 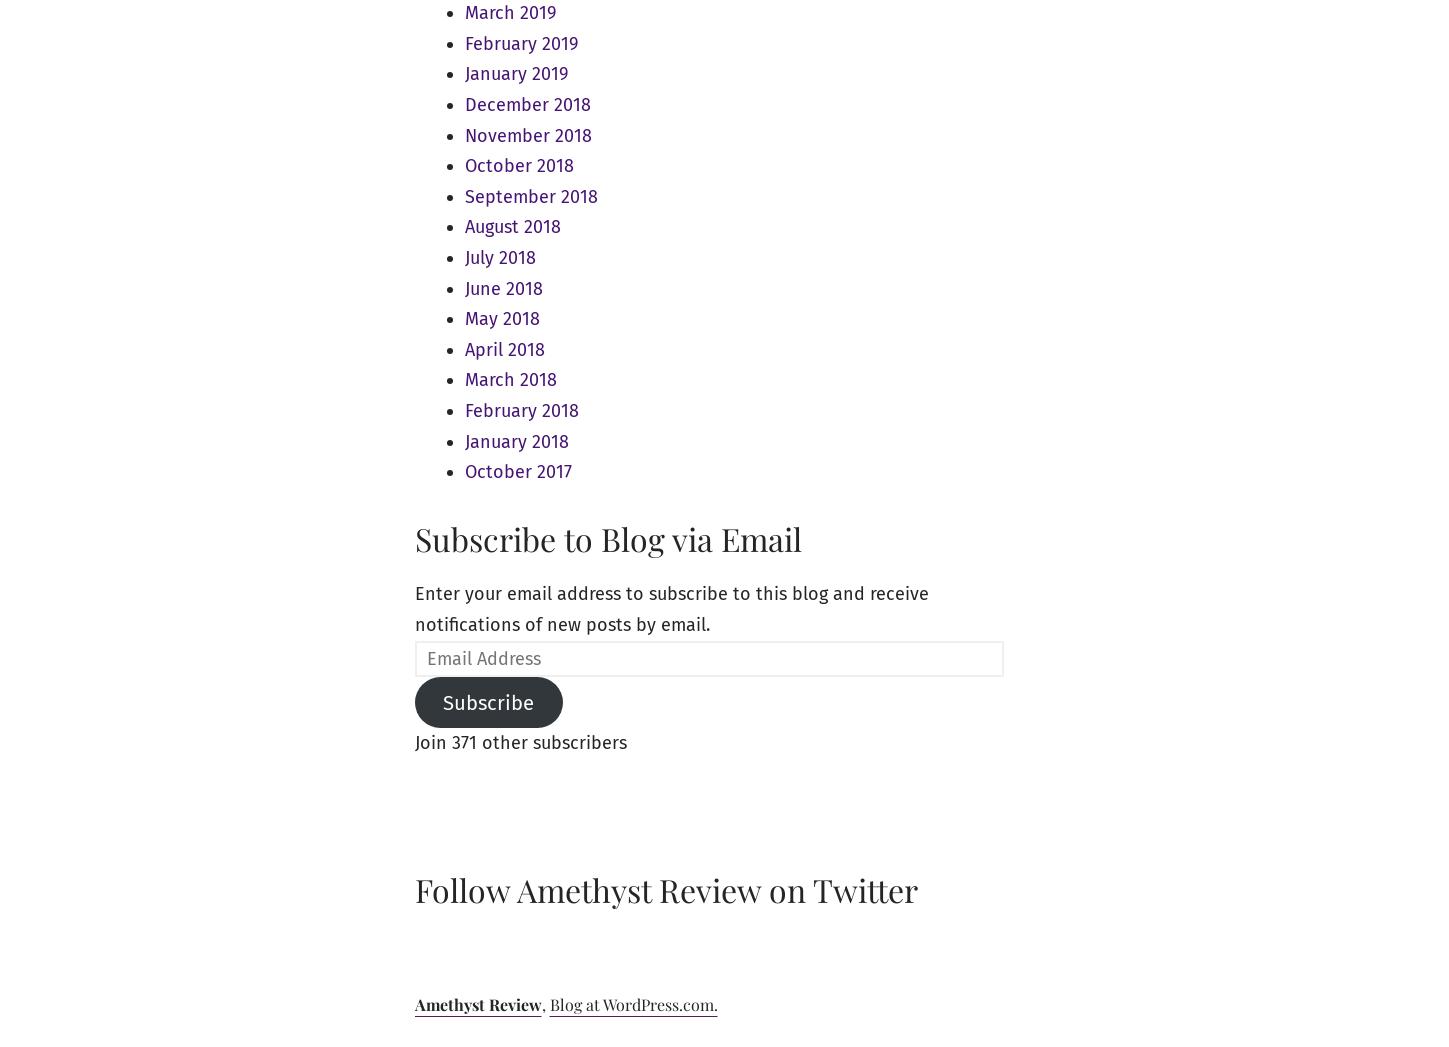 What do you see at coordinates (501, 318) in the screenshot?
I see `'May 2018'` at bounding box center [501, 318].